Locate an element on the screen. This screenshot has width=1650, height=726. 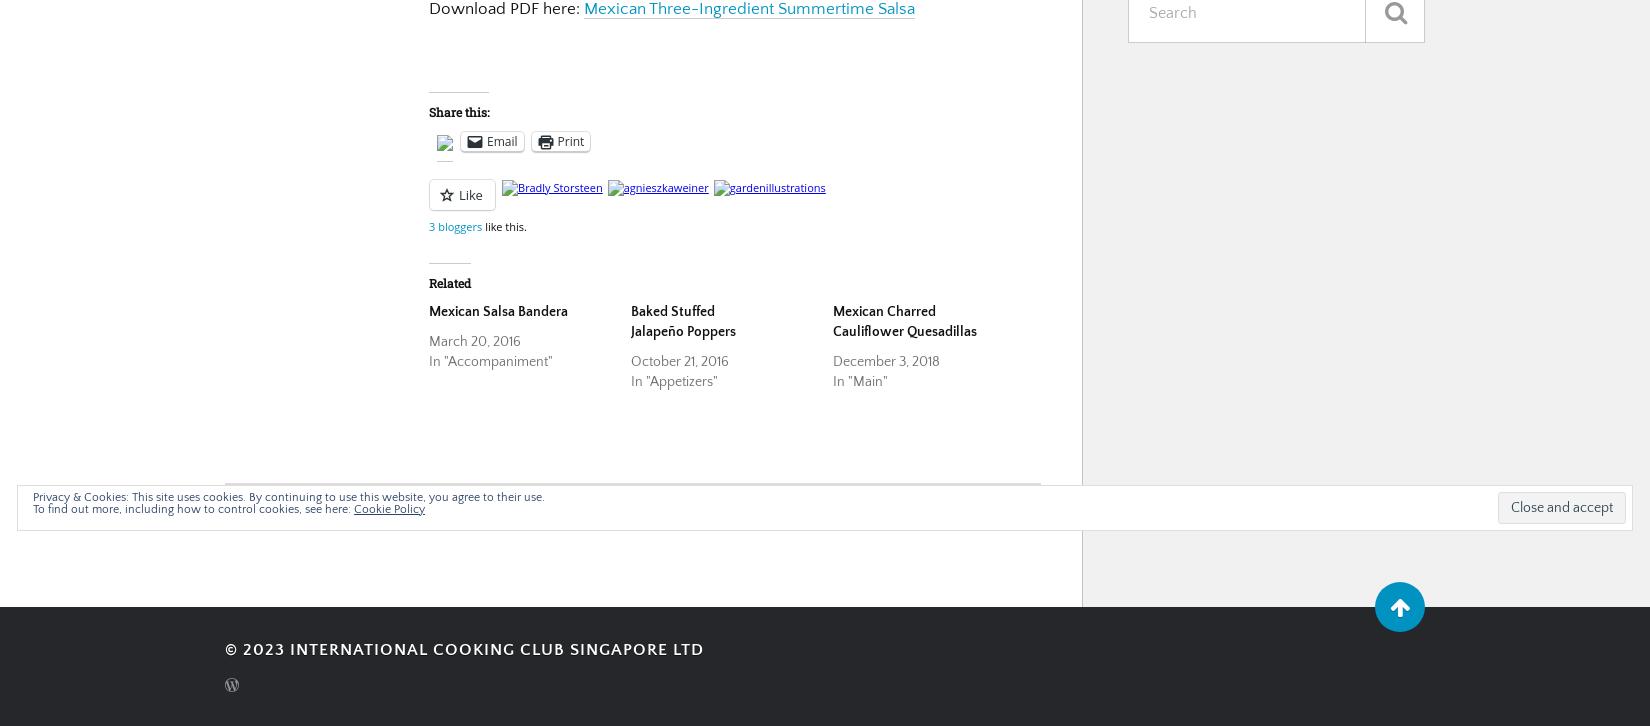
'Privacy & Cookies: This site uses cookies. By continuing to use this website, you agree to their use.' is located at coordinates (289, 497).